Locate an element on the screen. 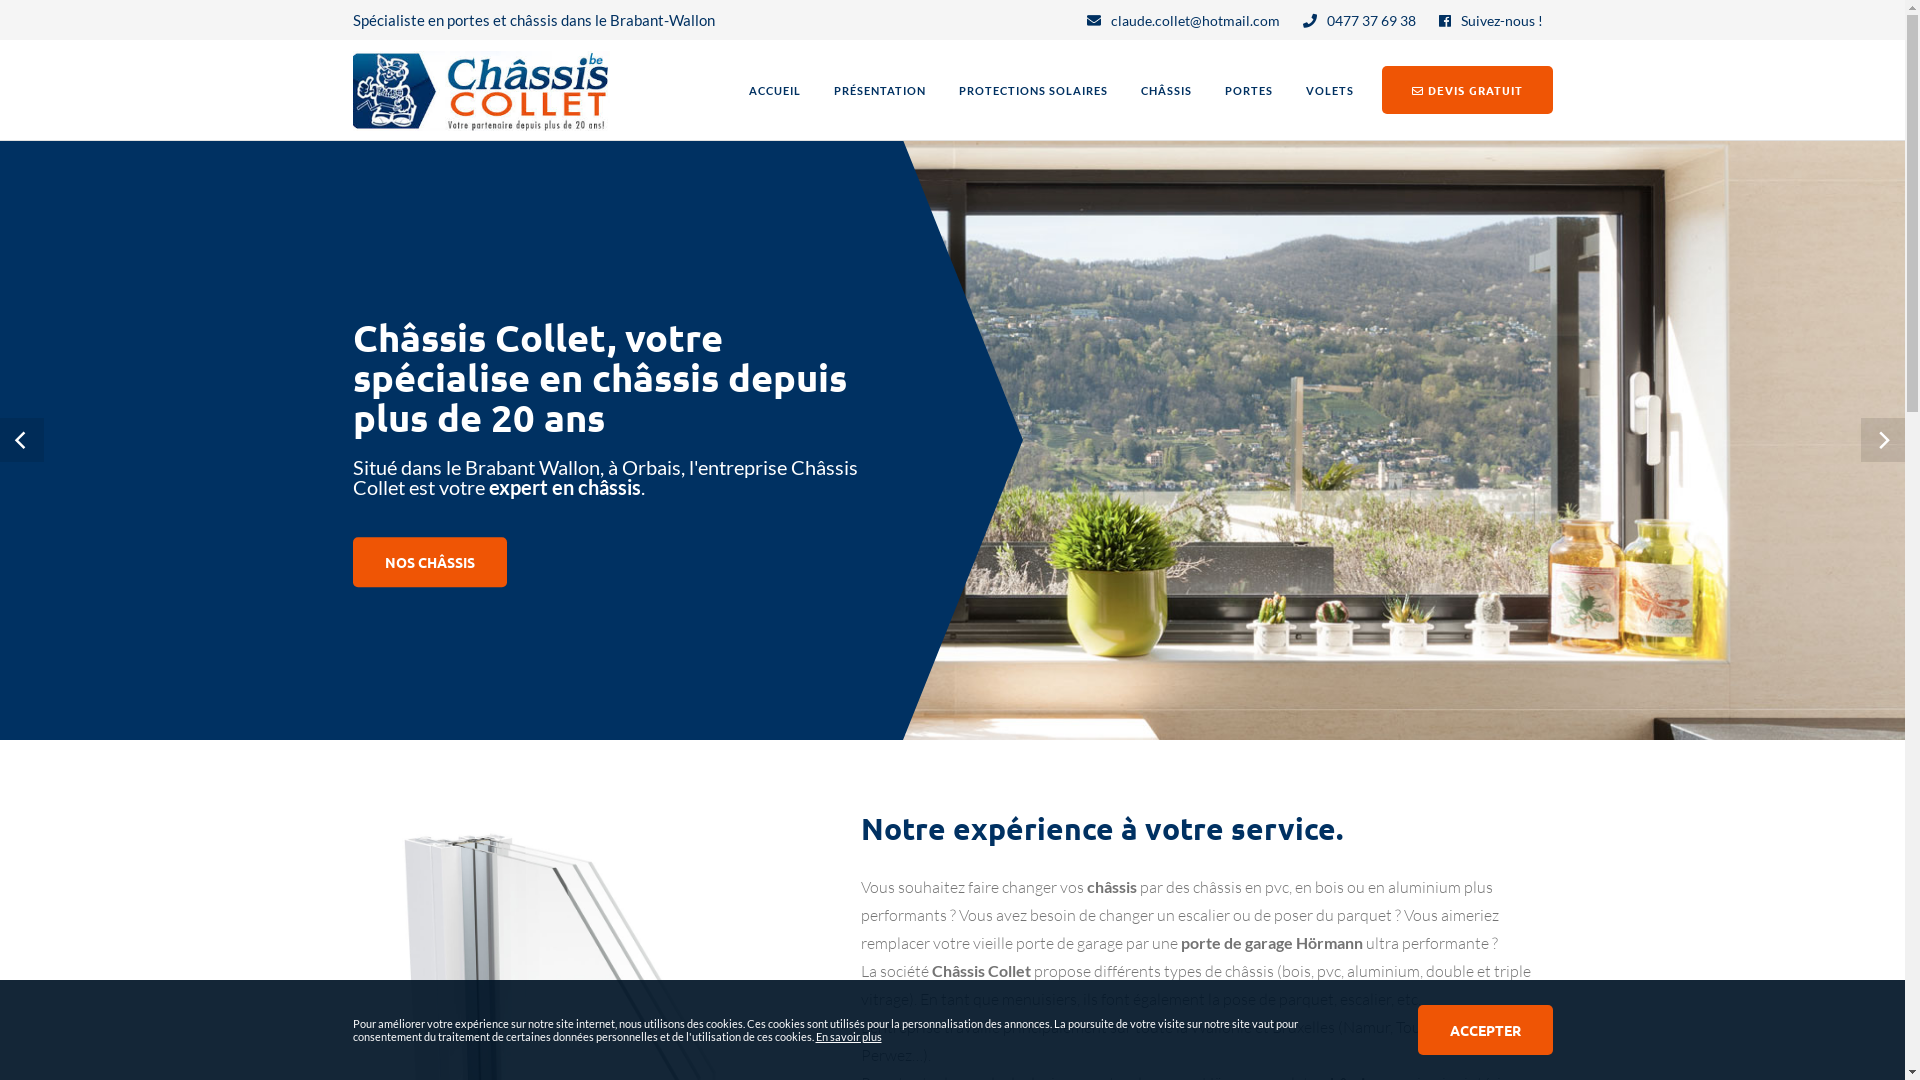 The width and height of the screenshot is (1920, 1080). 'ACCUEIL' is located at coordinates (733, 91).